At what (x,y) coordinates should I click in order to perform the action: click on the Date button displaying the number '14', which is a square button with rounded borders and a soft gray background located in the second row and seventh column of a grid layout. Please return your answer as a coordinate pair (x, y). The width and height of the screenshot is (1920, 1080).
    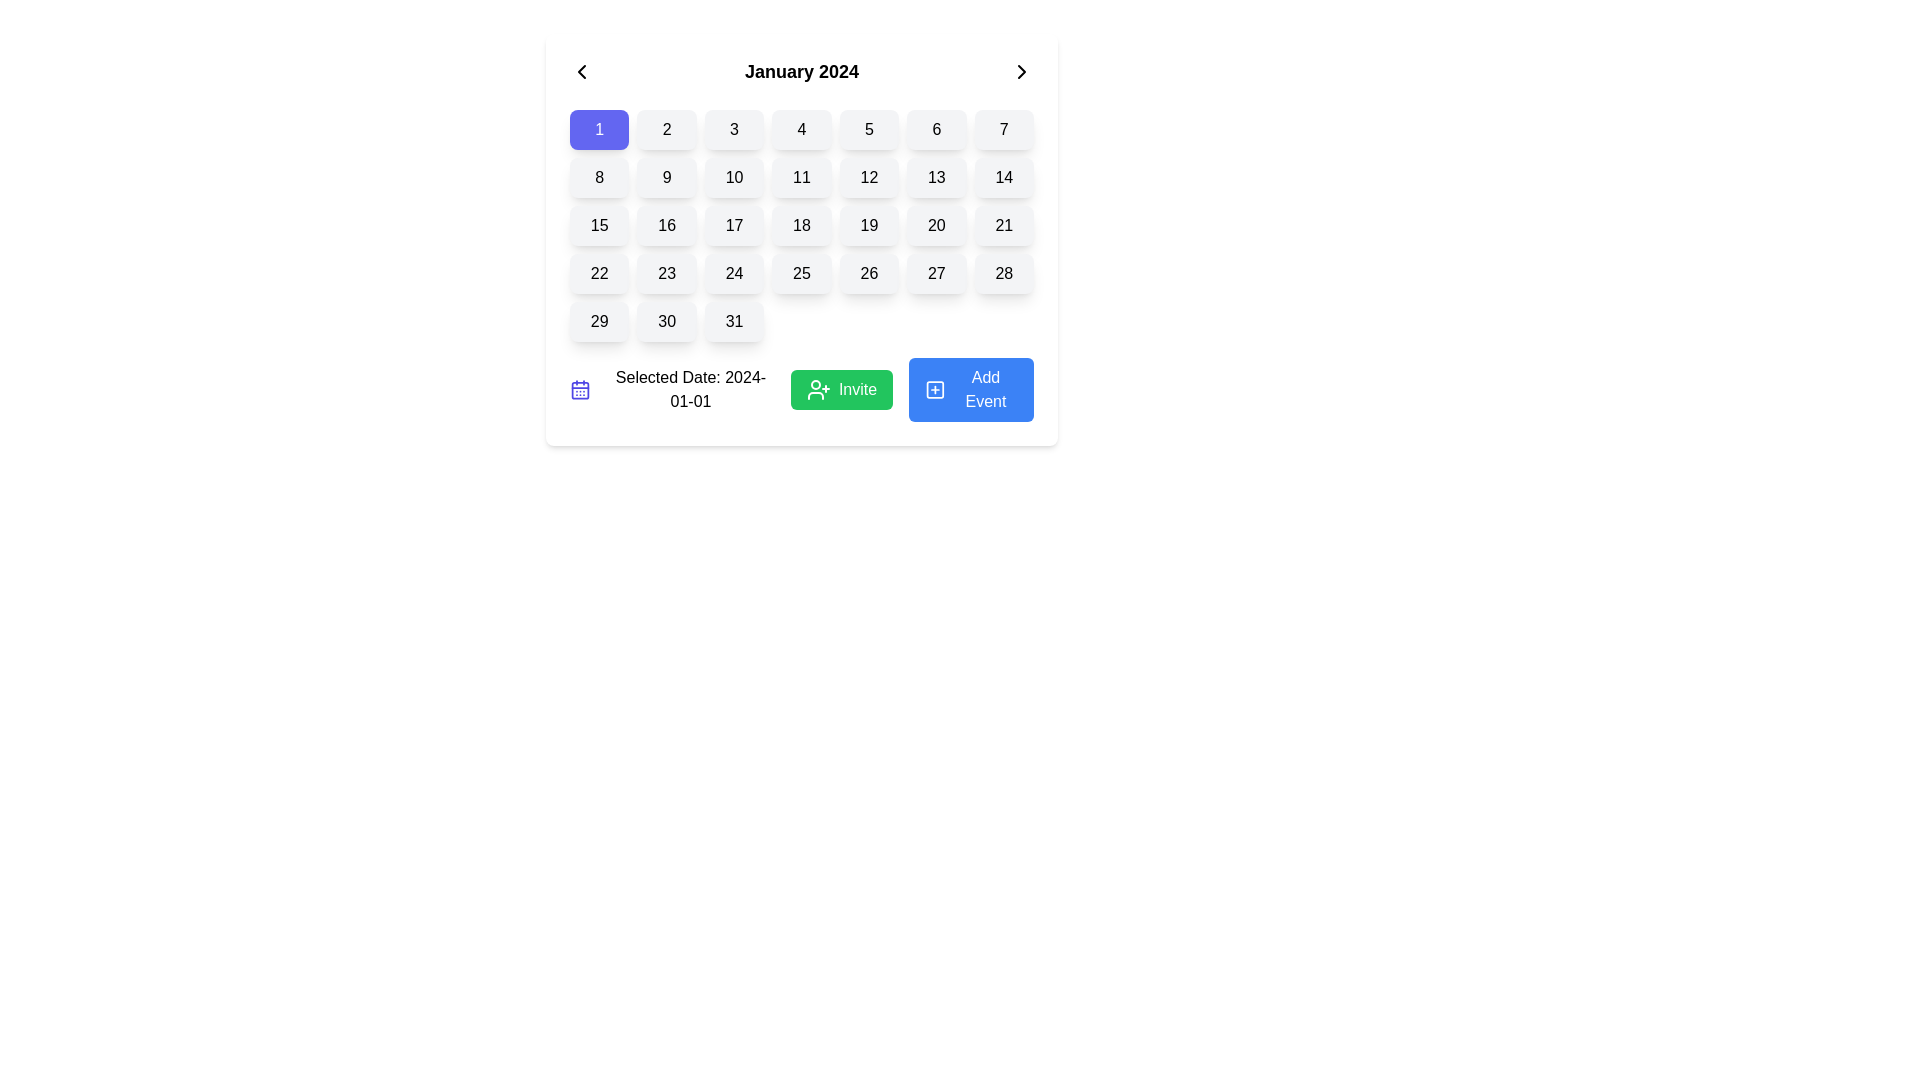
    Looking at the image, I should click on (1004, 176).